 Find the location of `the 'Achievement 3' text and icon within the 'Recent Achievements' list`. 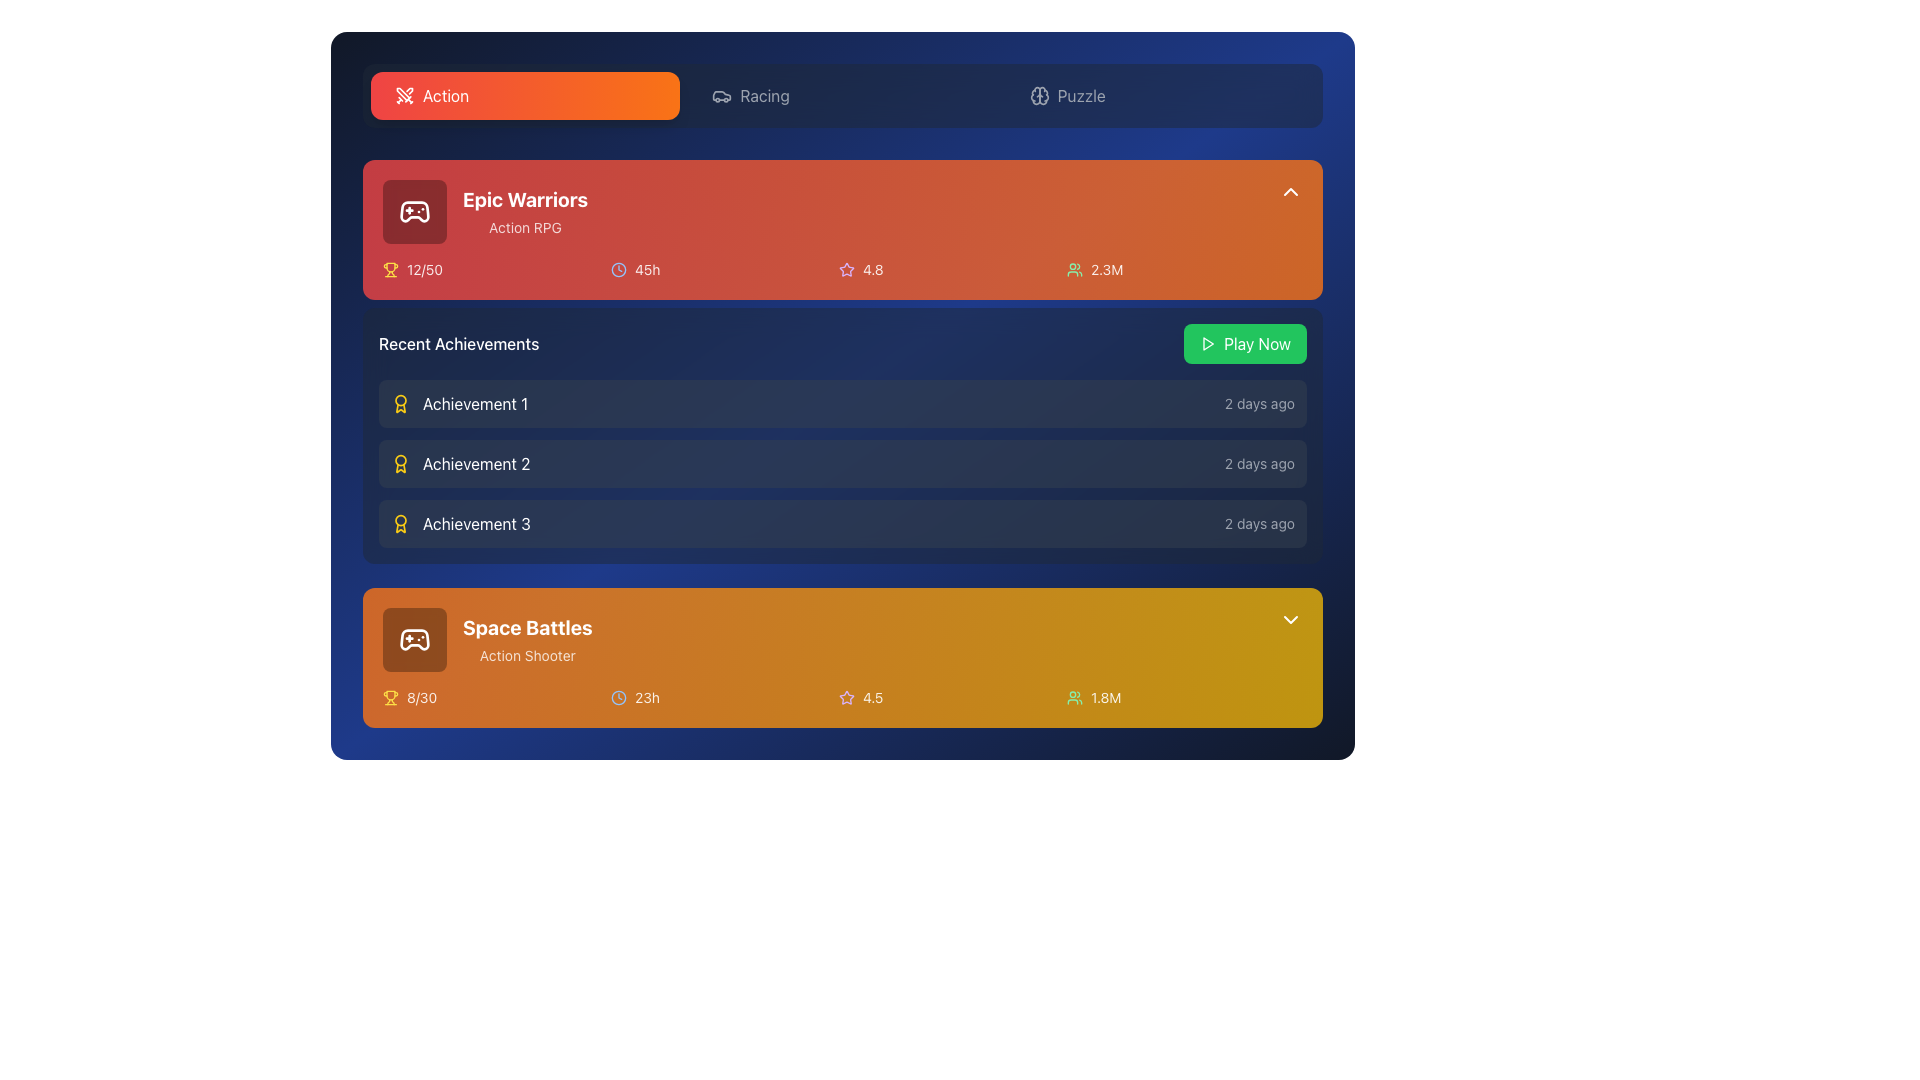

the 'Achievement 3' text and icon within the 'Recent Achievements' list is located at coordinates (459, 523).